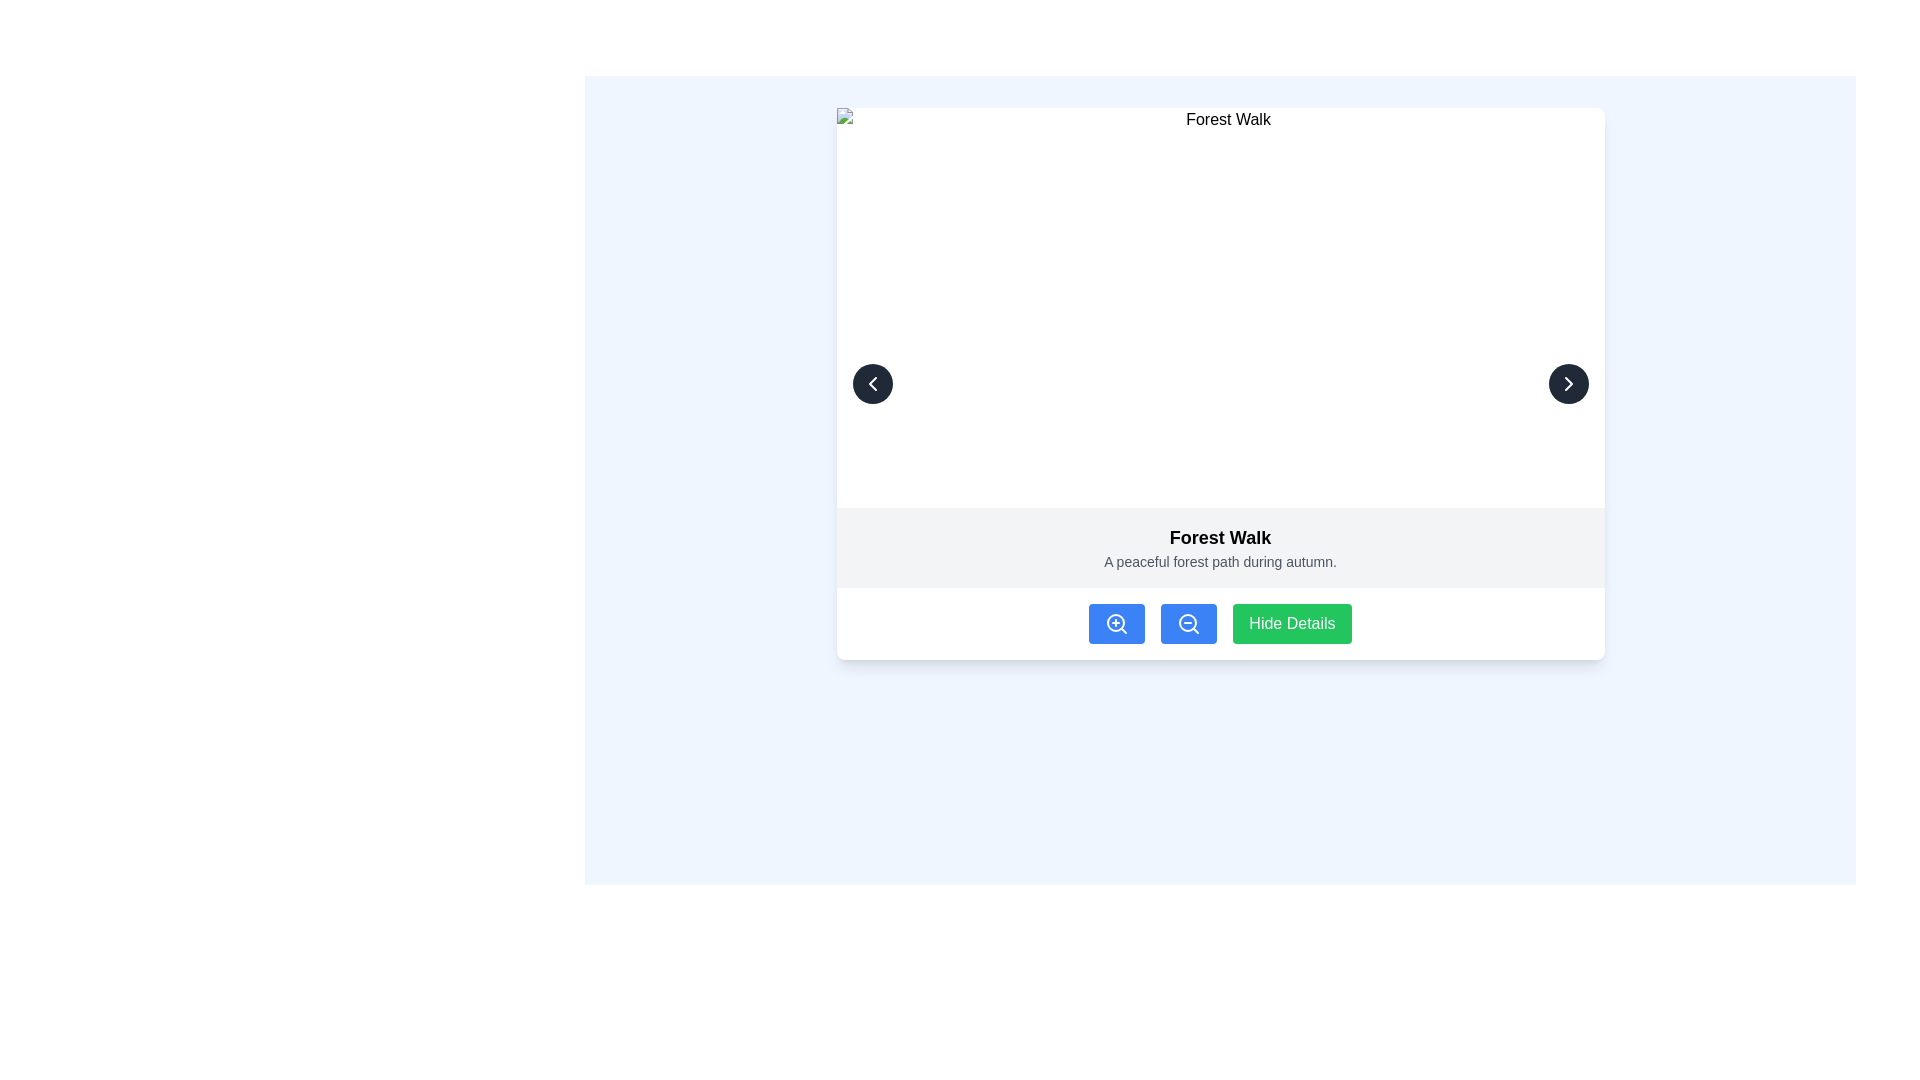 This screenshot has height=1080, width=1920. Describe the element at coordinates (1567, 384) in the screenshot. I see `the icon within the circular button located in the top-right corner of the dialog` at that location.